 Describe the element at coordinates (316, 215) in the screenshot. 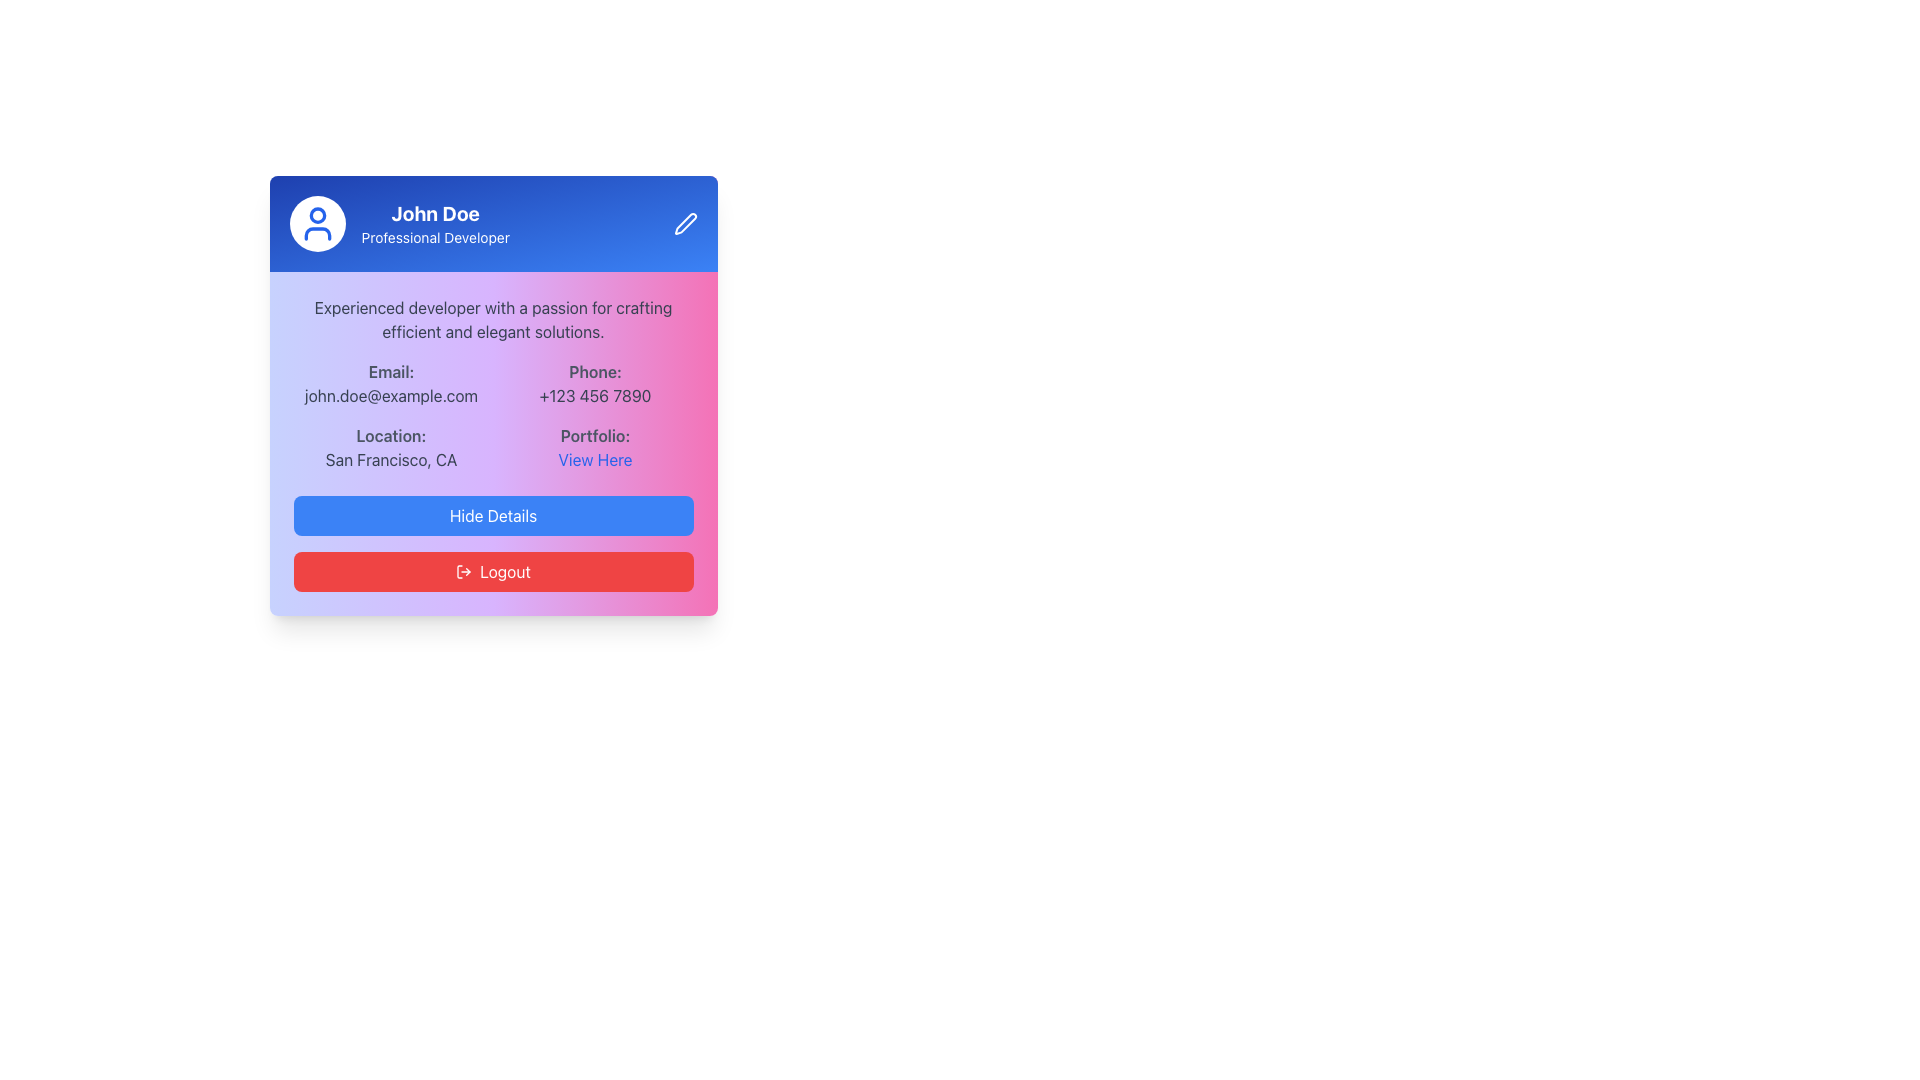

I see `the small circular shape with a solid fill, which is centered within the user silhouette icon located in the top-left section of the card` at that location.